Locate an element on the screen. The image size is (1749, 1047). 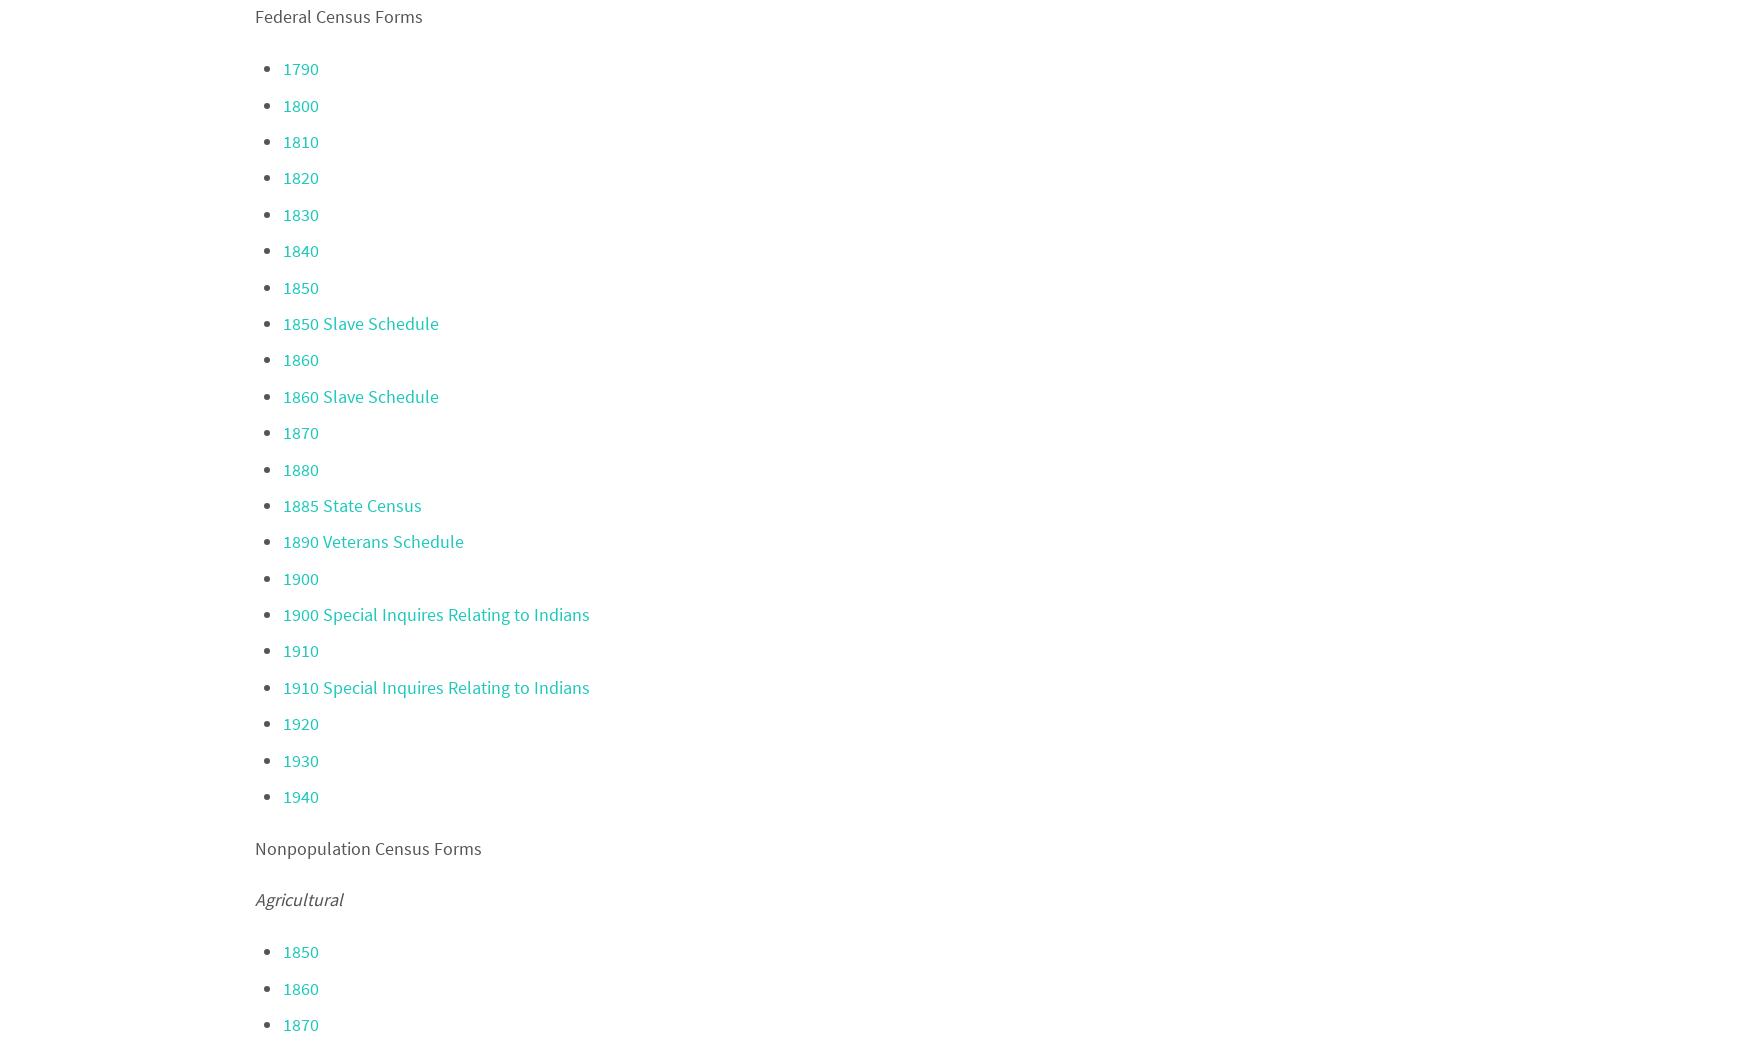
'1940' is located at coordinates (300, 795).